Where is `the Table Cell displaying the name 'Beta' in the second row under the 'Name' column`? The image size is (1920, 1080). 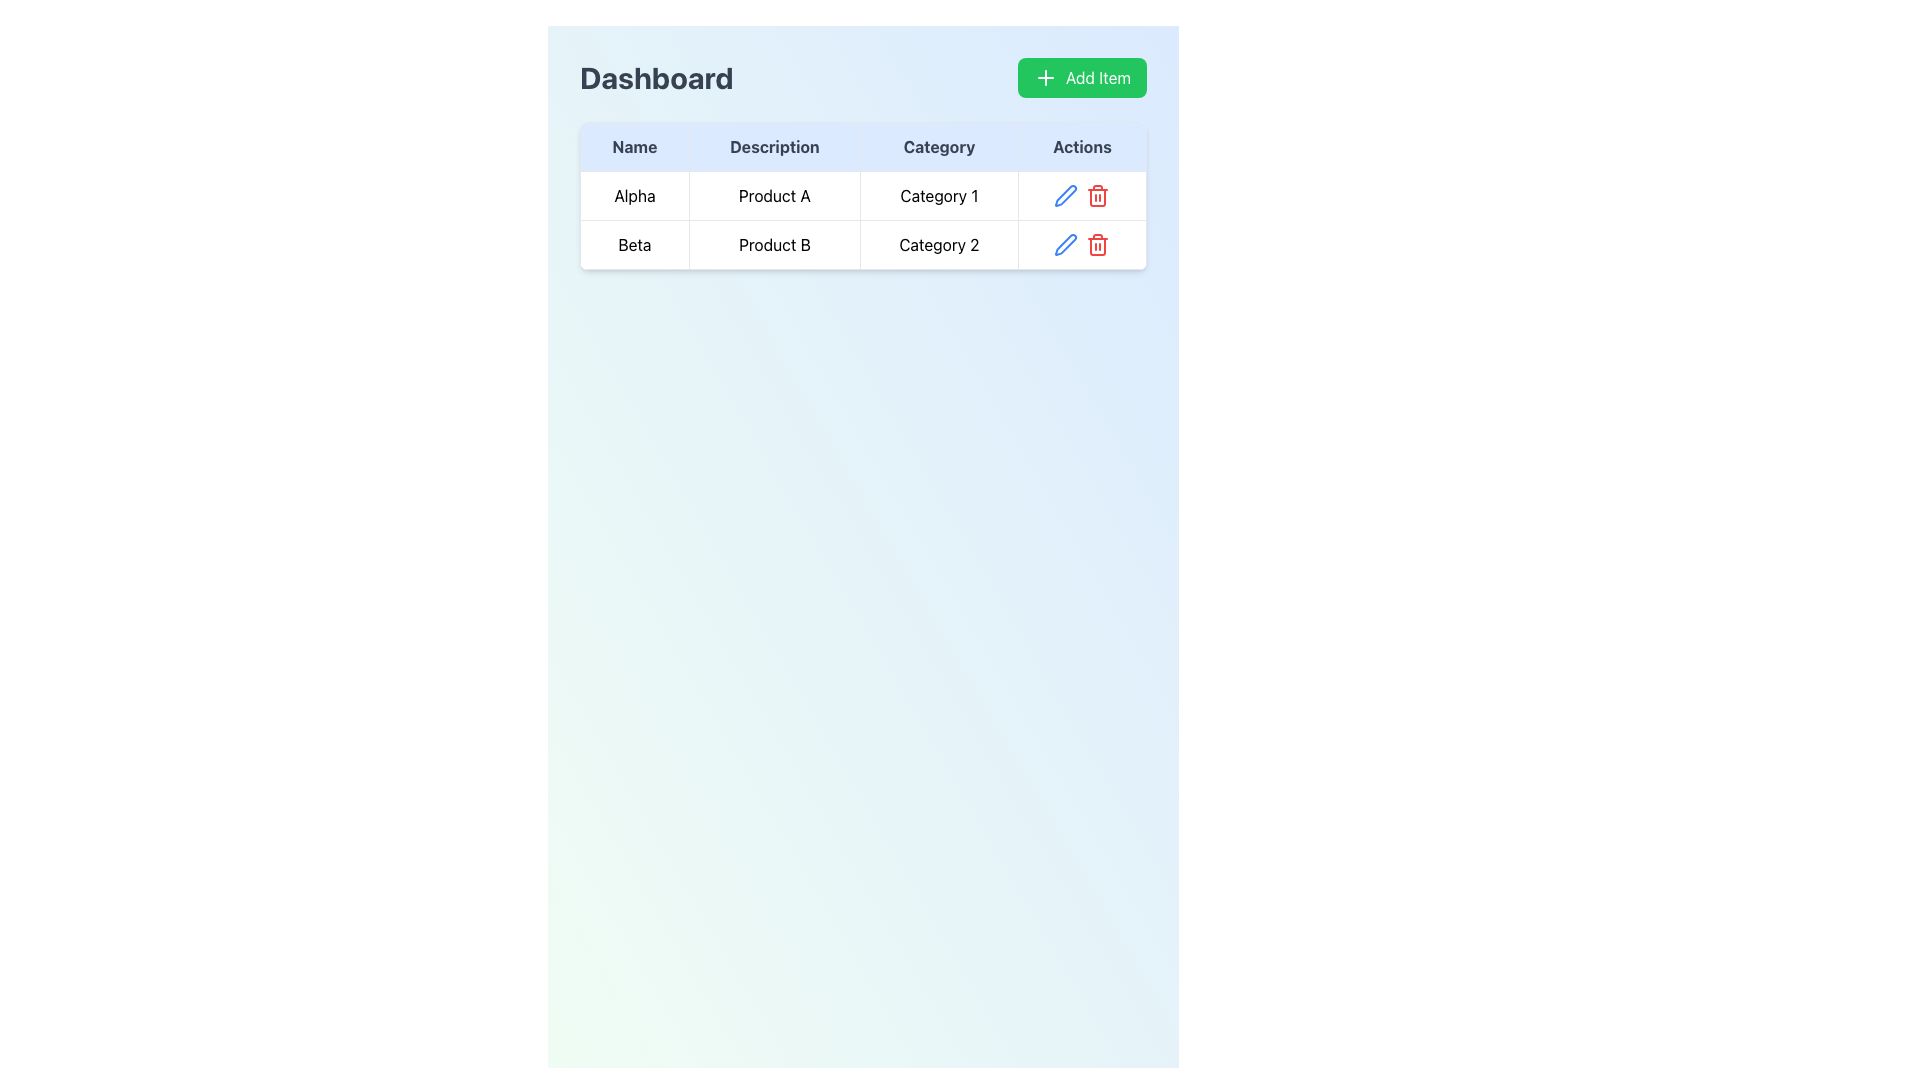 the Table Cell displaying the name 'Beta' in the second row under the 'Name' column is located at coordinates (633, 244).